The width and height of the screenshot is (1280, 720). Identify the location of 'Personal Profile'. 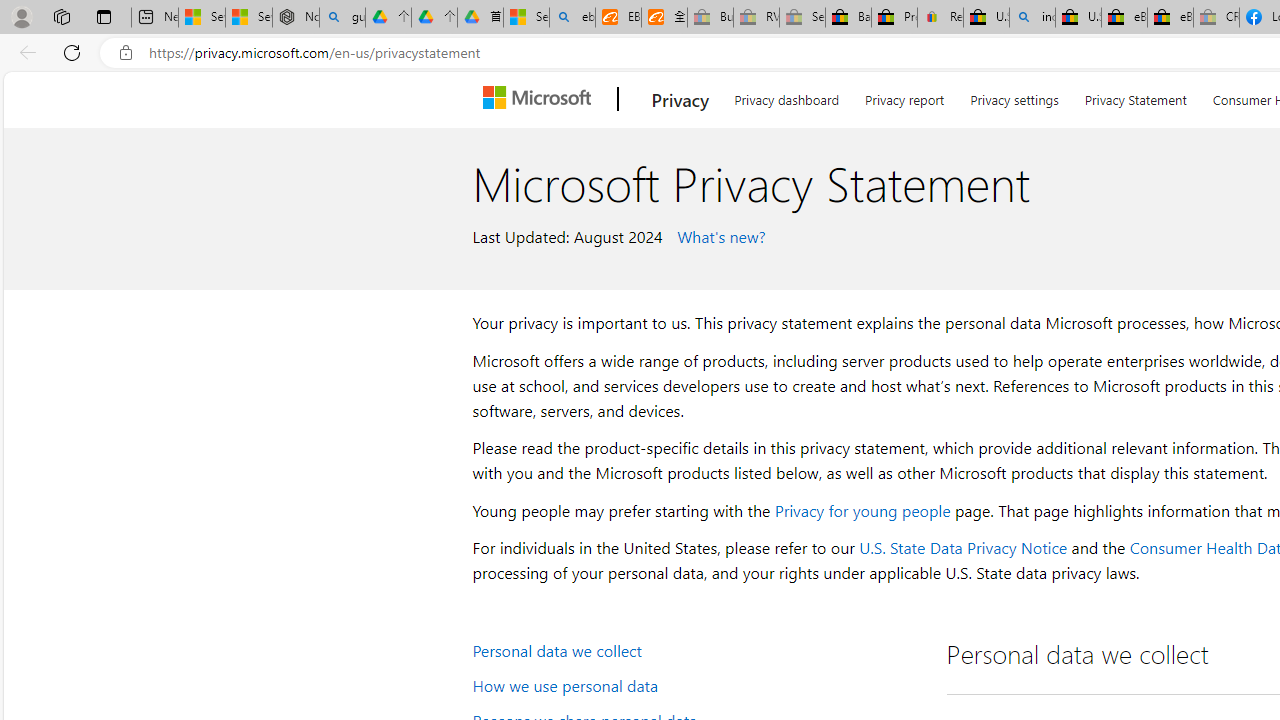
(21, 16).